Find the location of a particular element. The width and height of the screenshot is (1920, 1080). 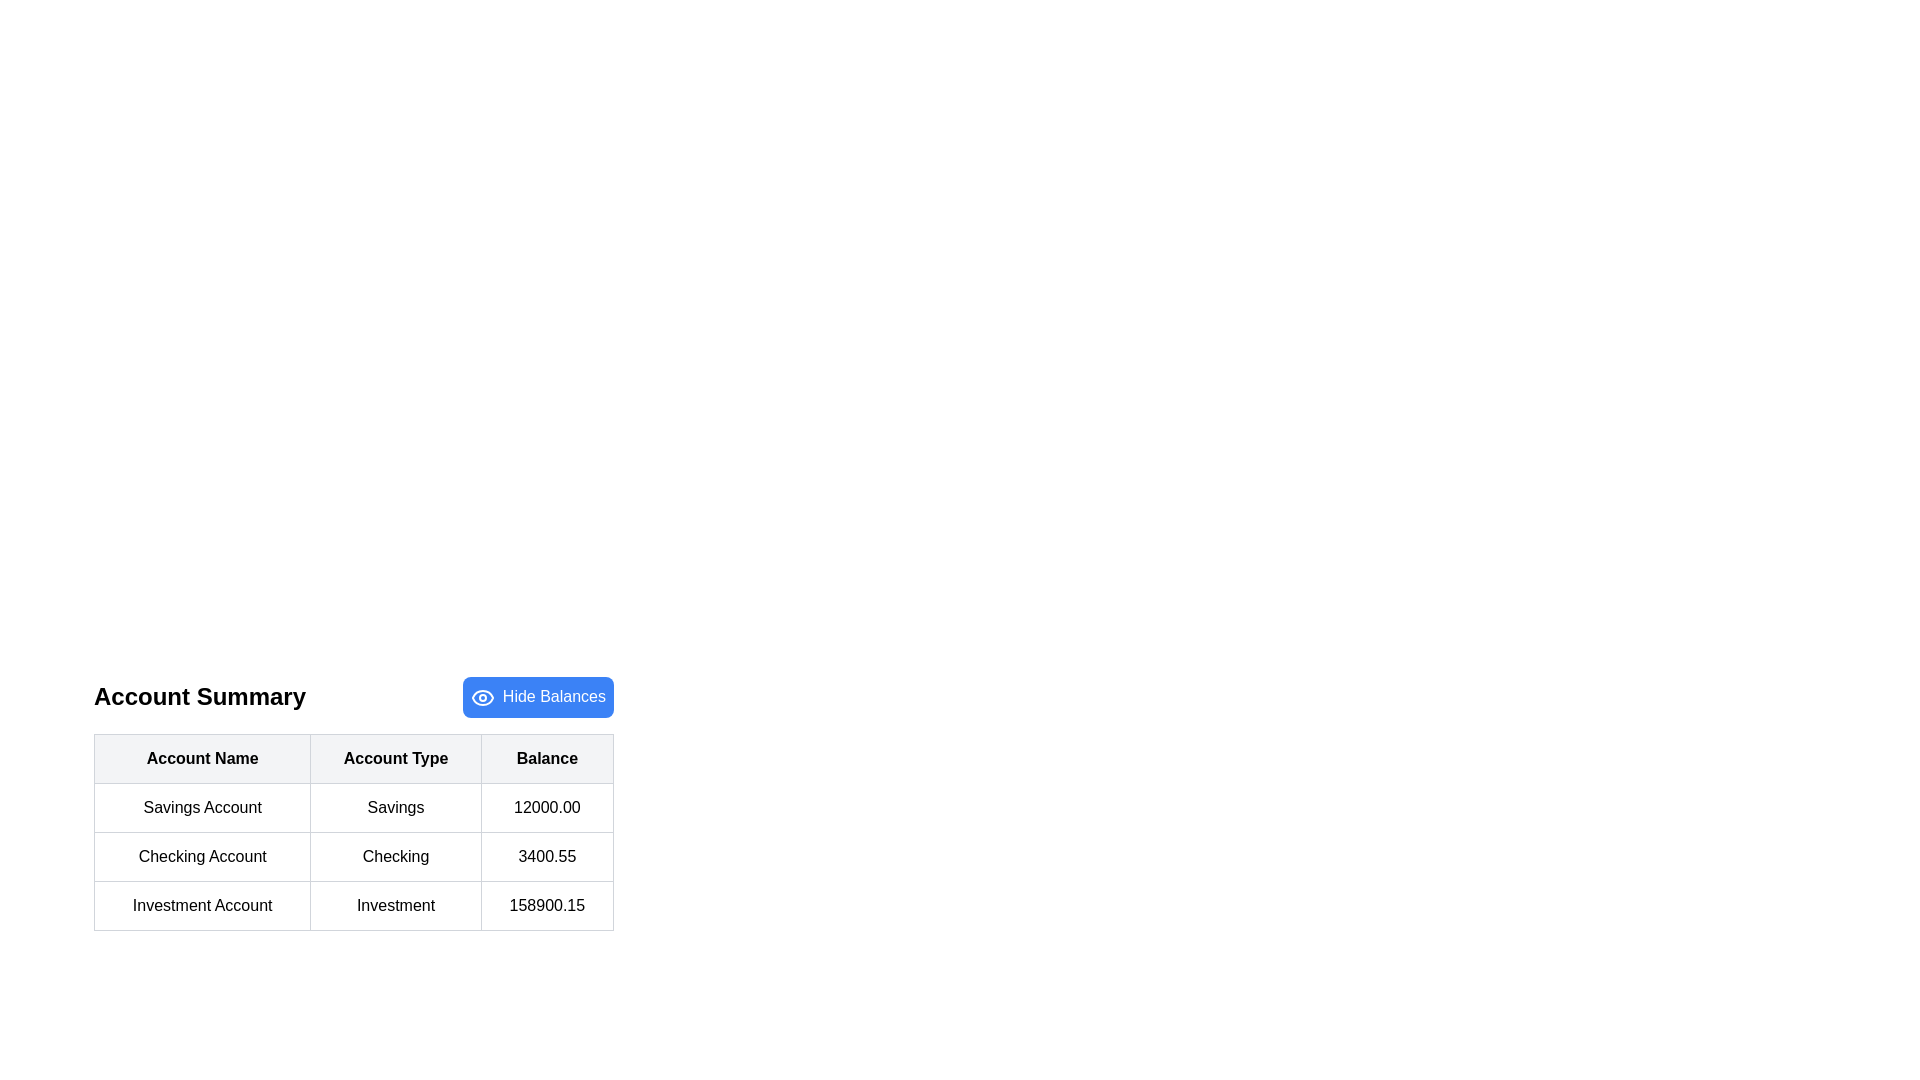

the static text label displaying 'Checking' in black, which is located in the second column of the second row of the table under the header 'Account Type' is located at coordinates (396, 855).